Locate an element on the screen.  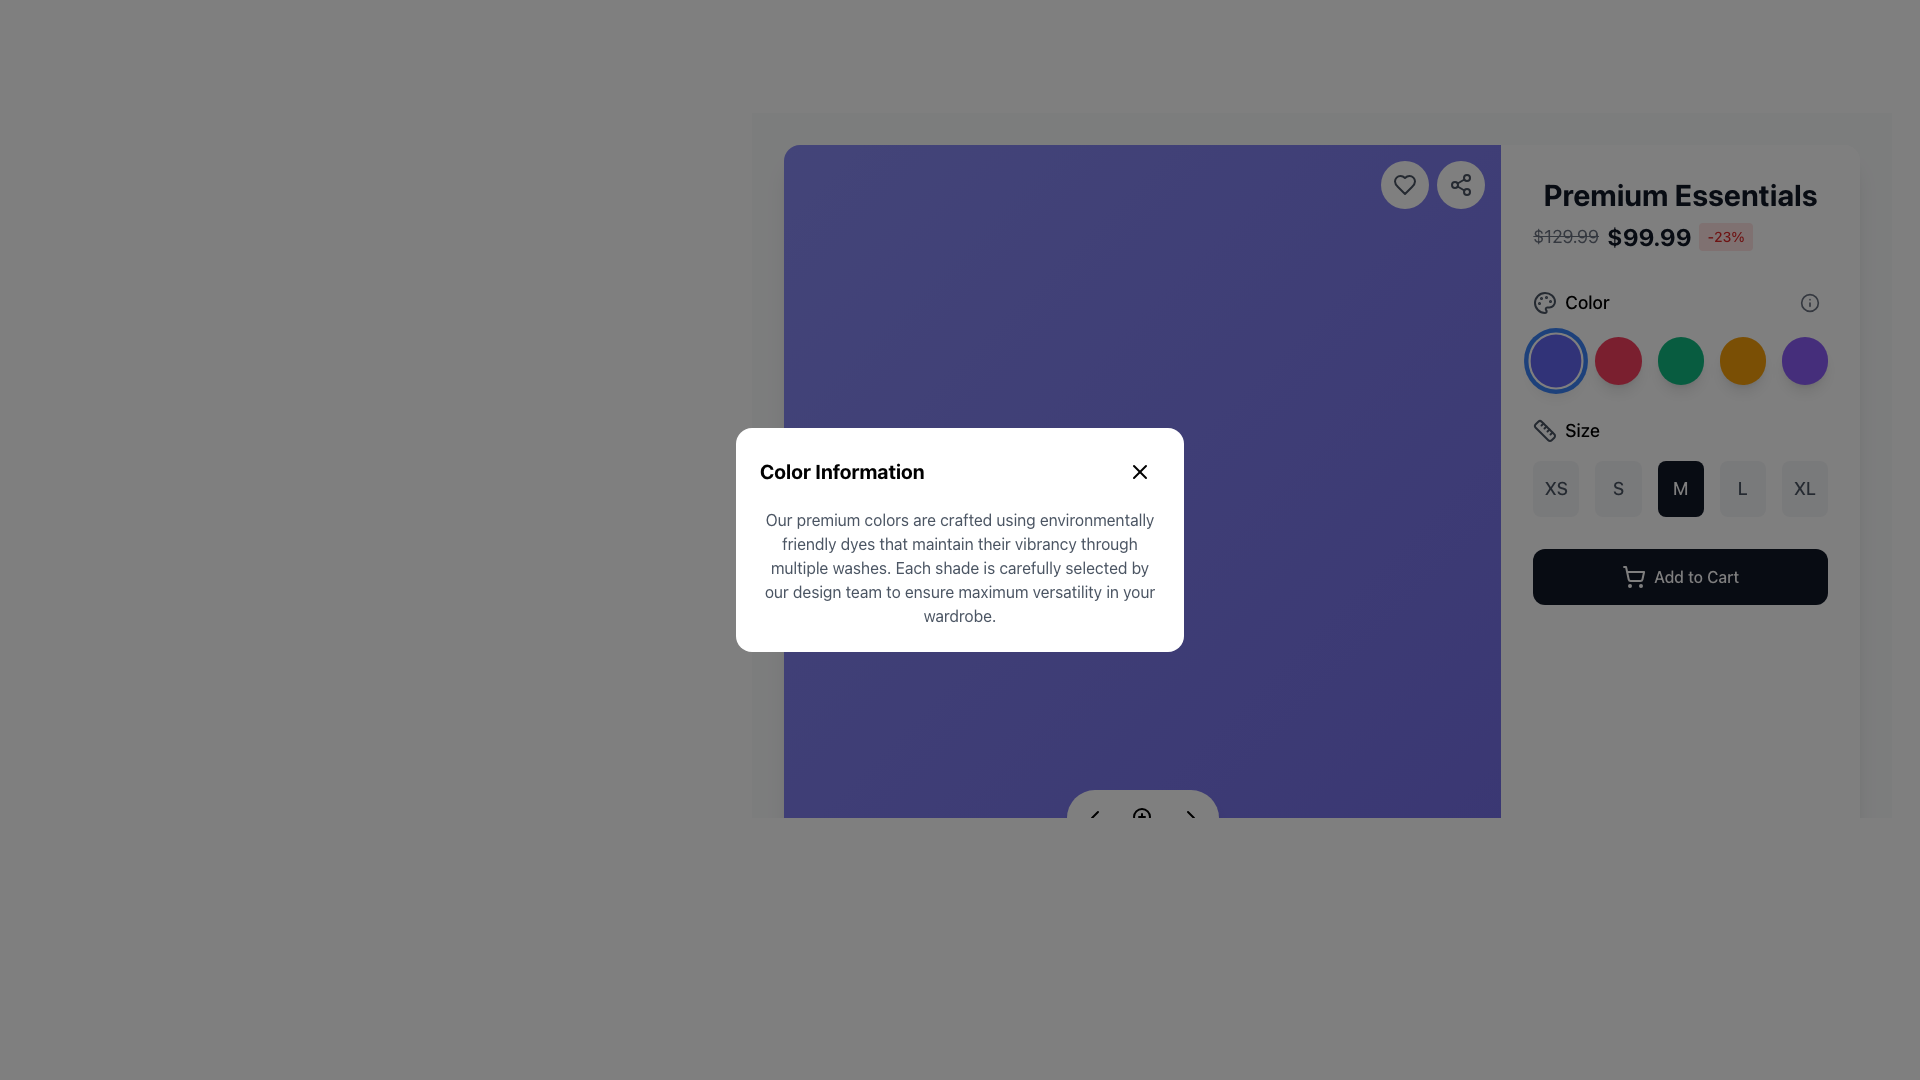
the Information Icon or Tooltip Trigger located at the top right of the color property section is located at coordinates (1809, 303).